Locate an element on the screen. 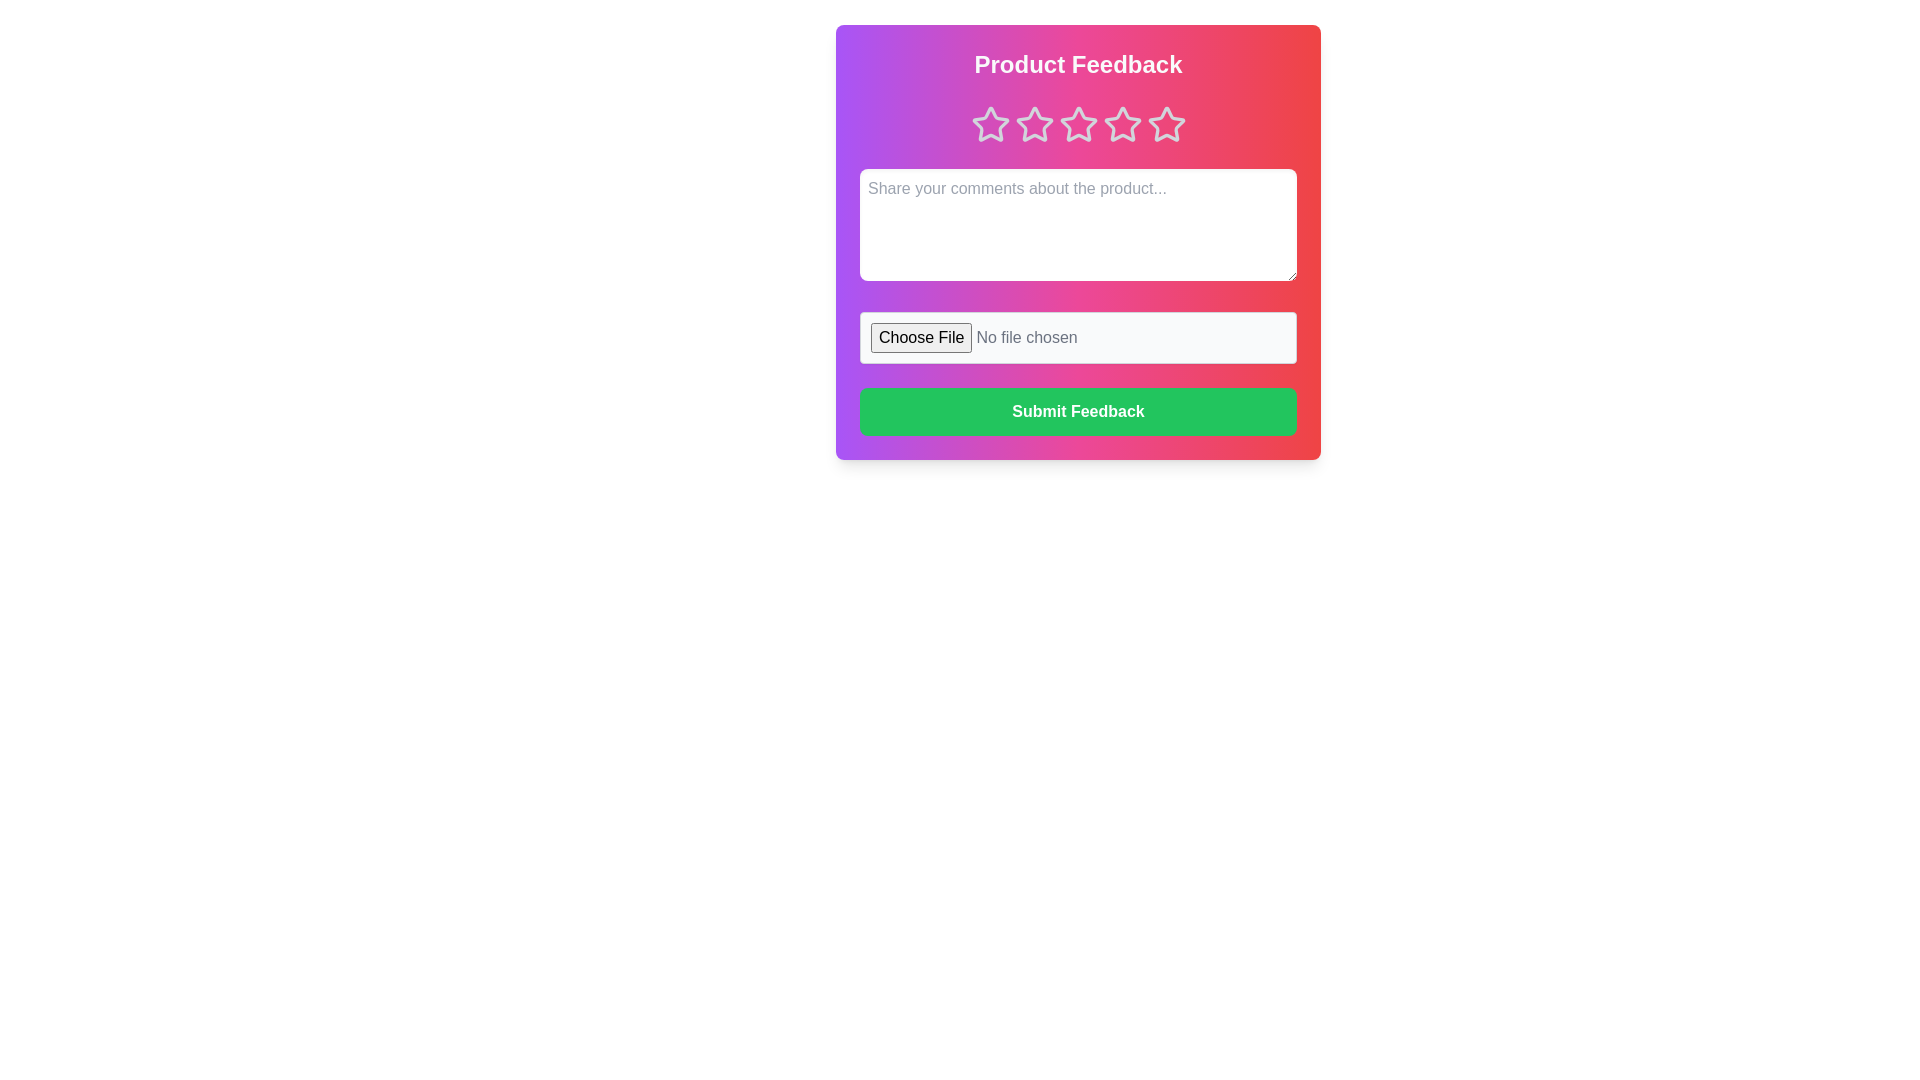 The width and height of the screenshot is (1920, 1080). the 'Submit Feedback' button with rounded borders and green background is located at coordinates (1077, 411).